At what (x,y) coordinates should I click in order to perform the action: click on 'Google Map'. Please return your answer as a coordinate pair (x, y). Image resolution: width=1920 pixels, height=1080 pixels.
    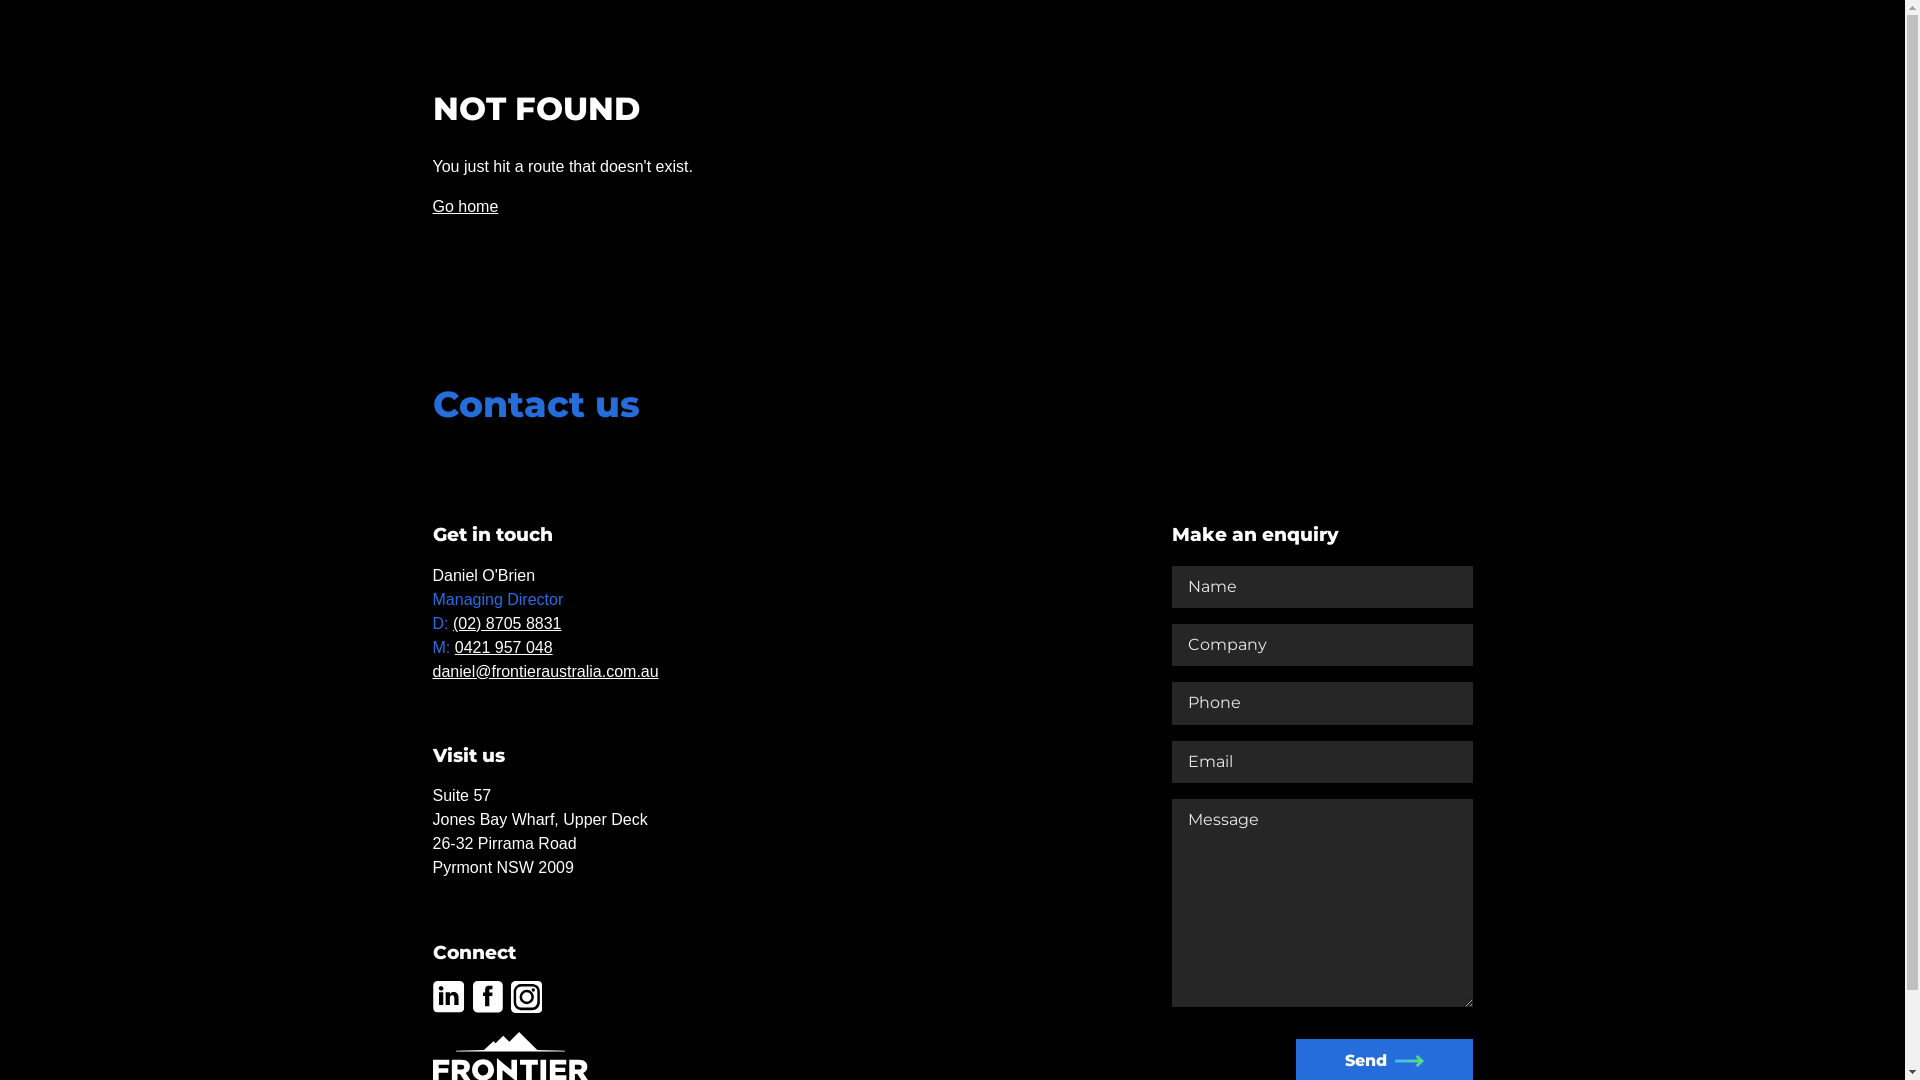
    Looking at the image, I should click on (728, 701).